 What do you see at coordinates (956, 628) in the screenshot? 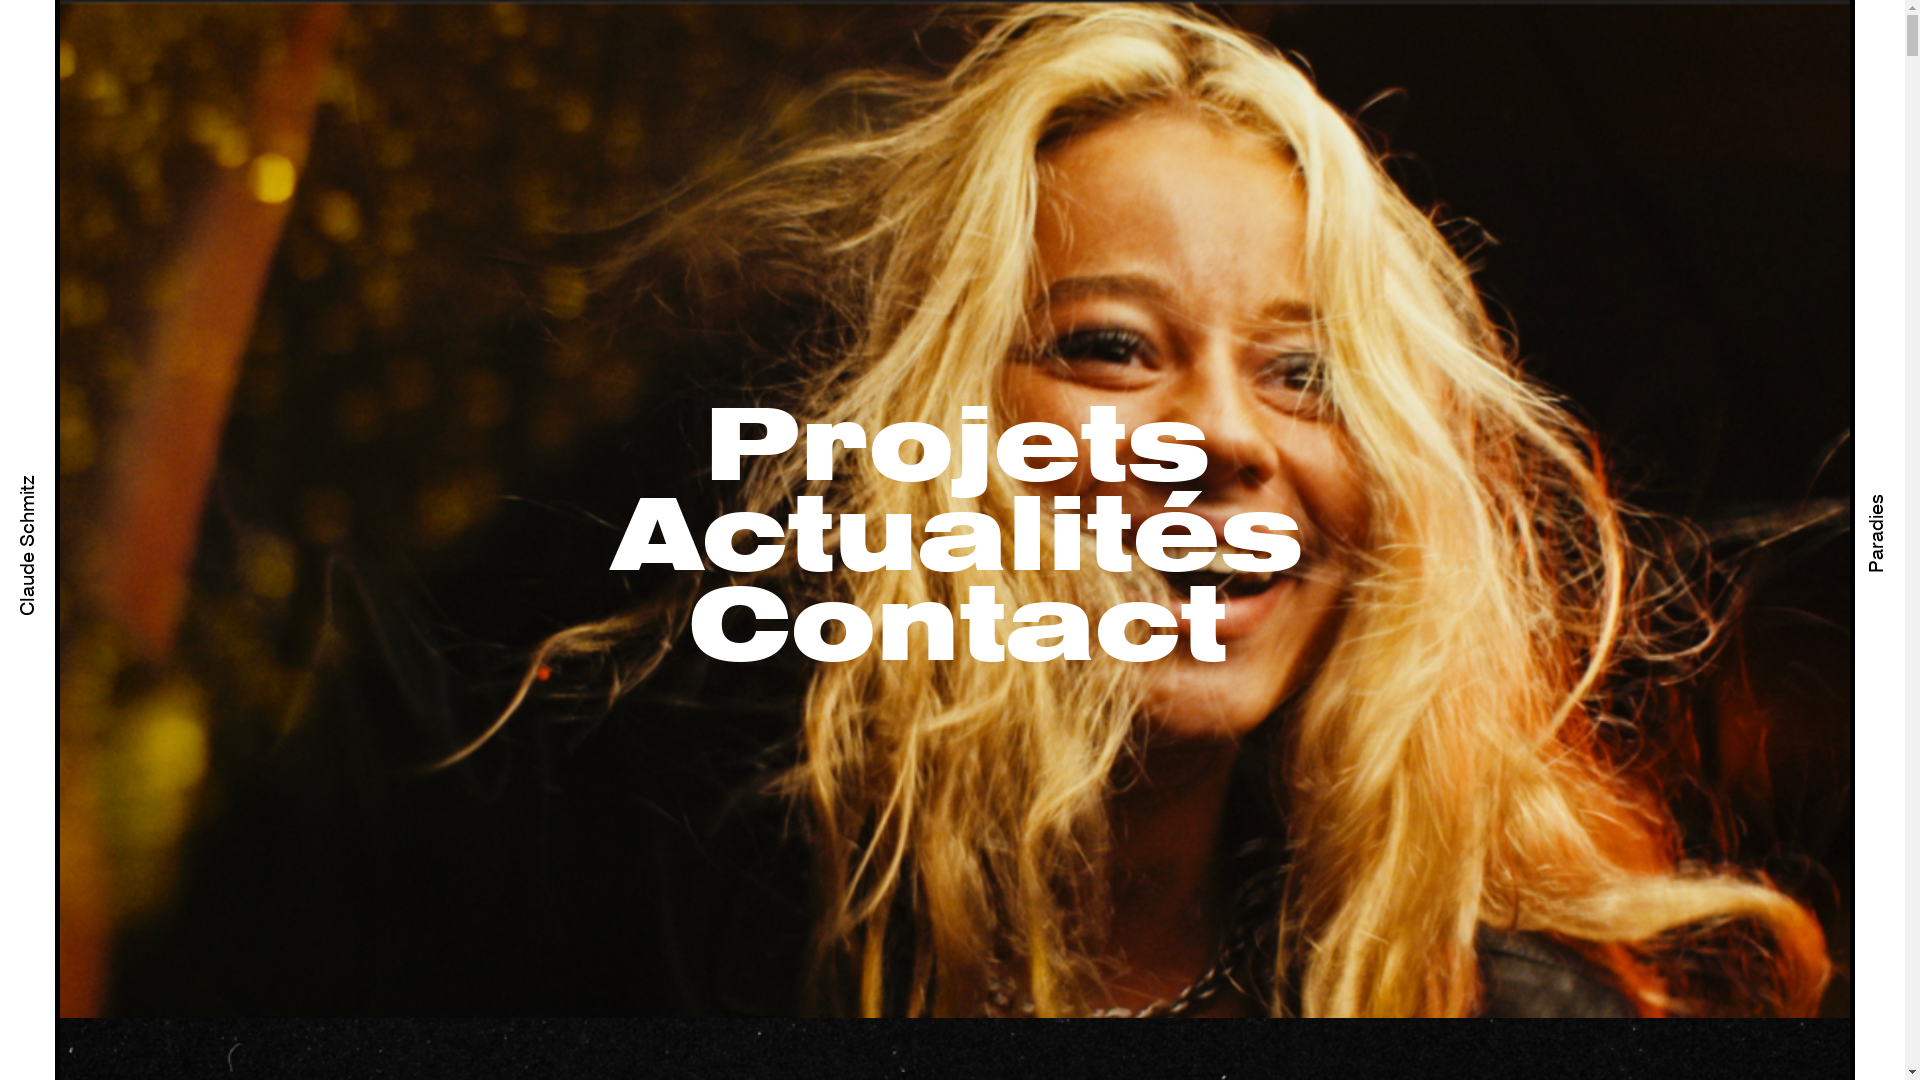
I see `'Contact'` at bounding box center [956, 628].